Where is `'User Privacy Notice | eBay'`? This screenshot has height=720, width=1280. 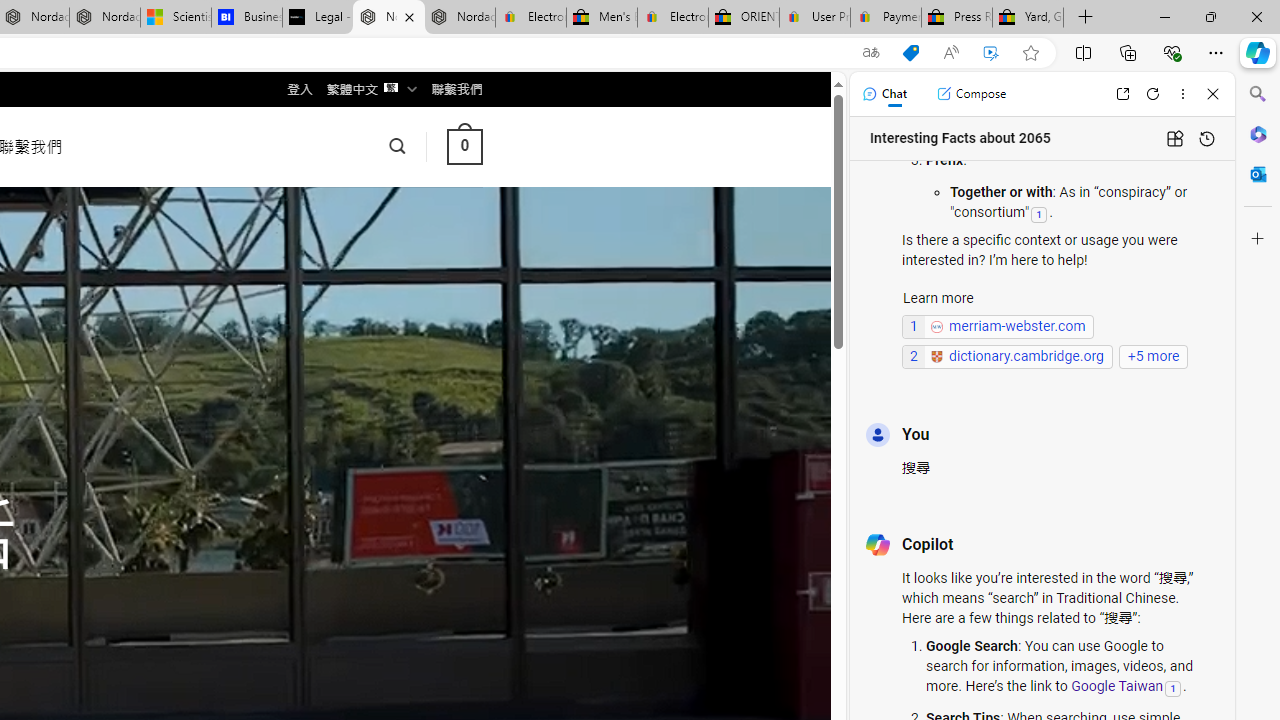
'User Privacy Notice | eBay' is located at coordinates (814, 17).